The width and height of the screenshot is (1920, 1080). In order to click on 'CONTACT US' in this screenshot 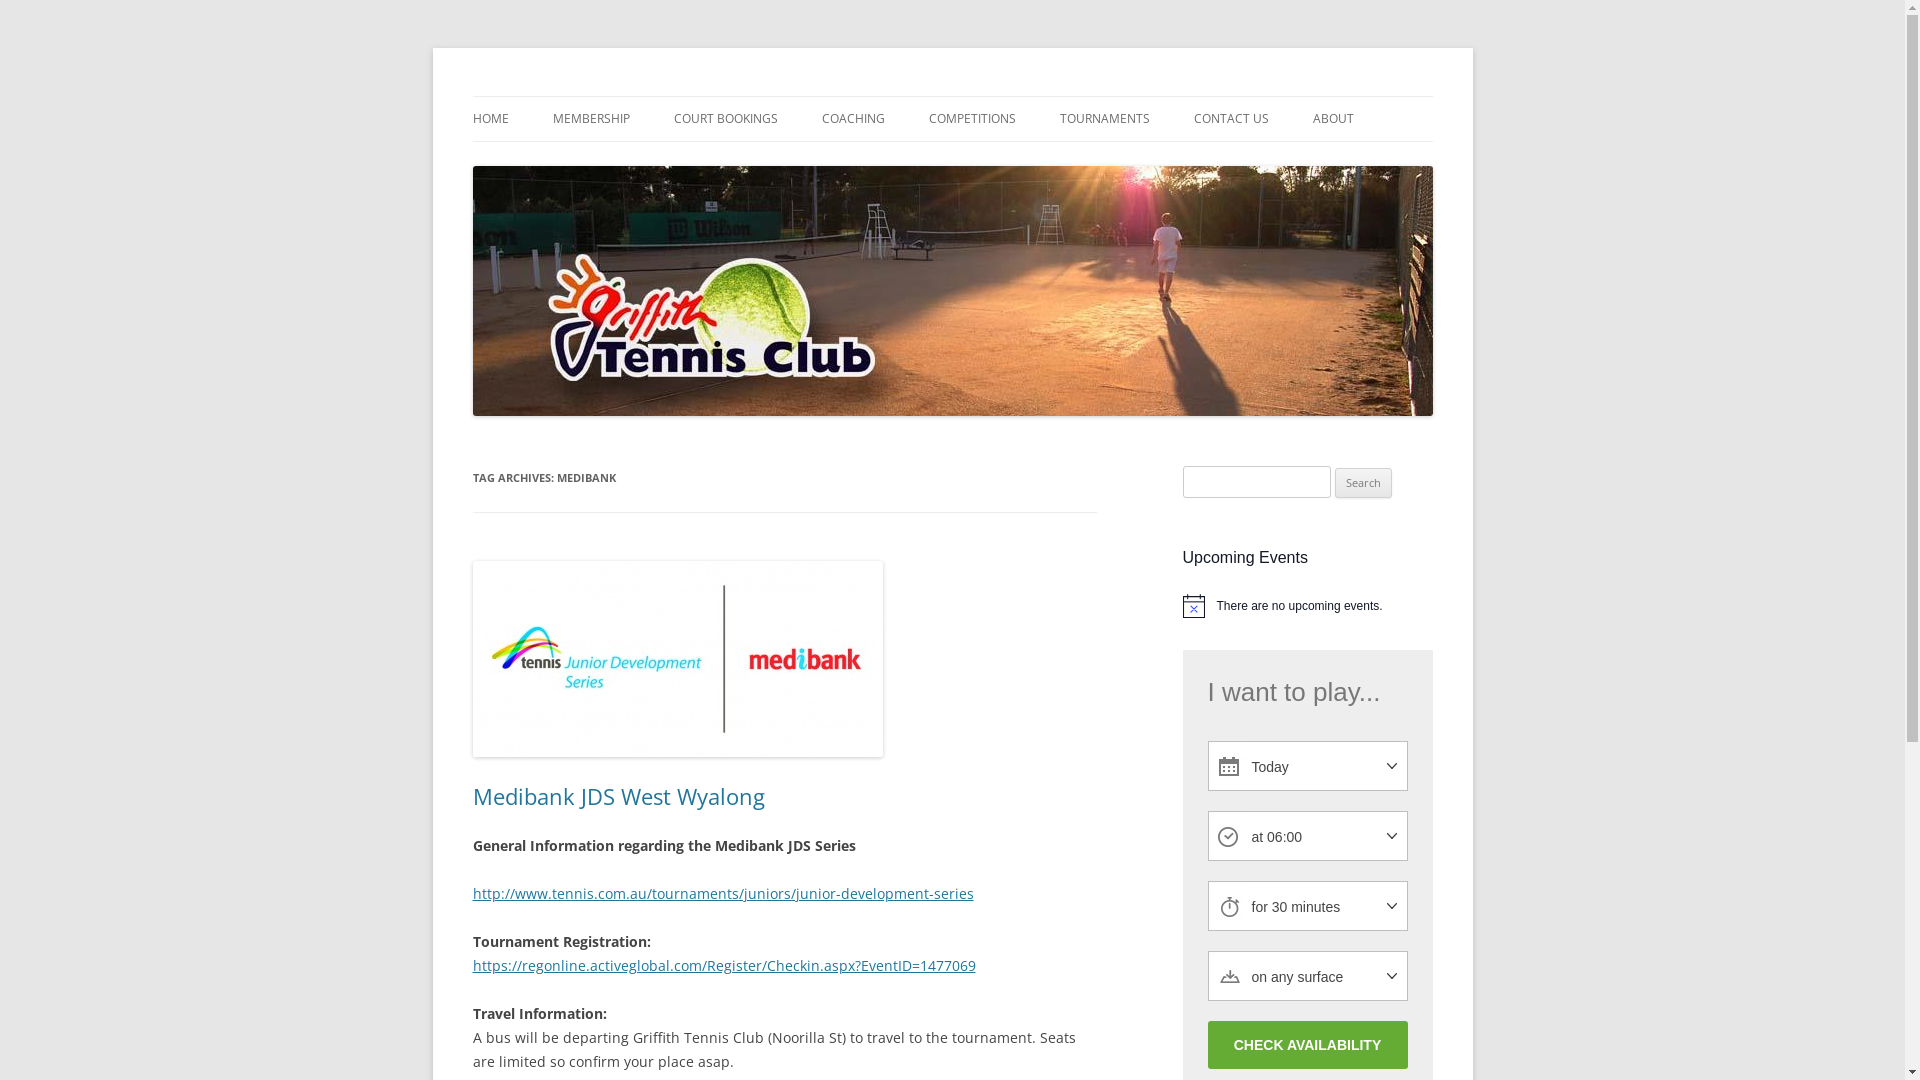, I will do `click(1230, 119)`.